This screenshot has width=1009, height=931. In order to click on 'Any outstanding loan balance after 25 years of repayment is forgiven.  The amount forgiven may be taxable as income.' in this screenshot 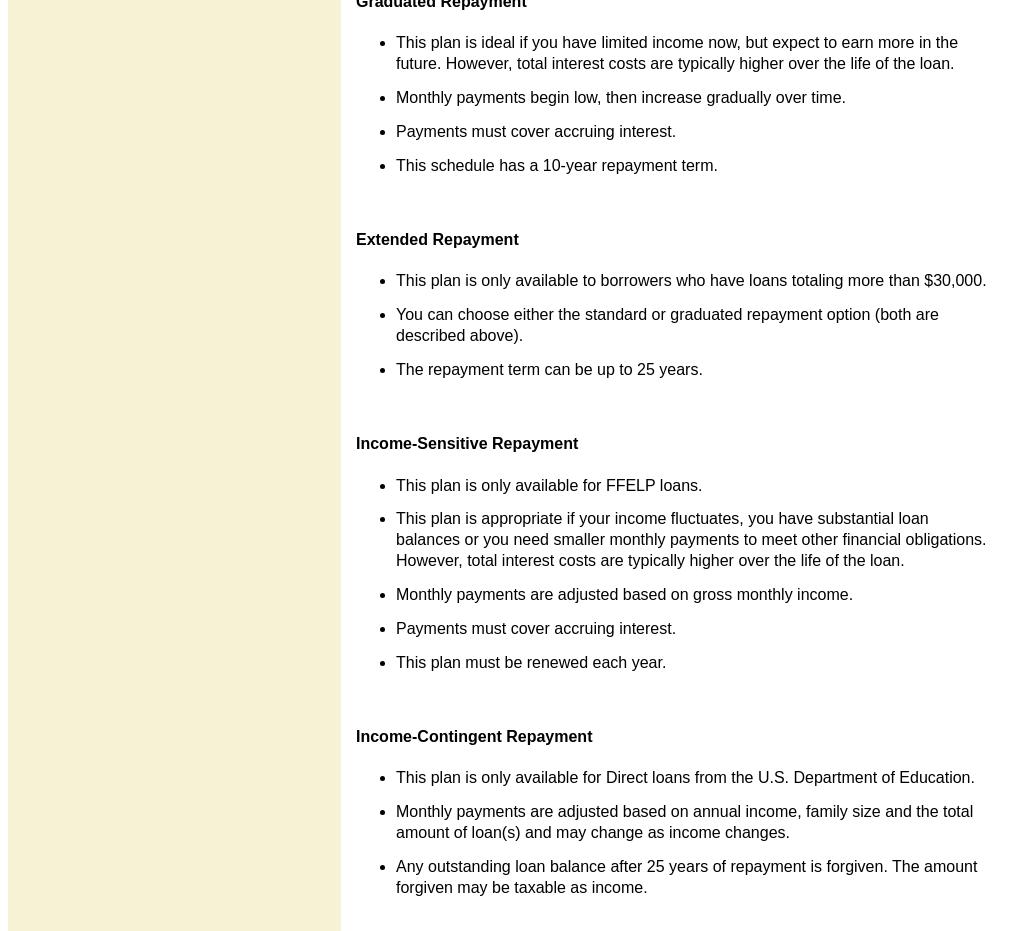, I will do `click(686, 875)`.